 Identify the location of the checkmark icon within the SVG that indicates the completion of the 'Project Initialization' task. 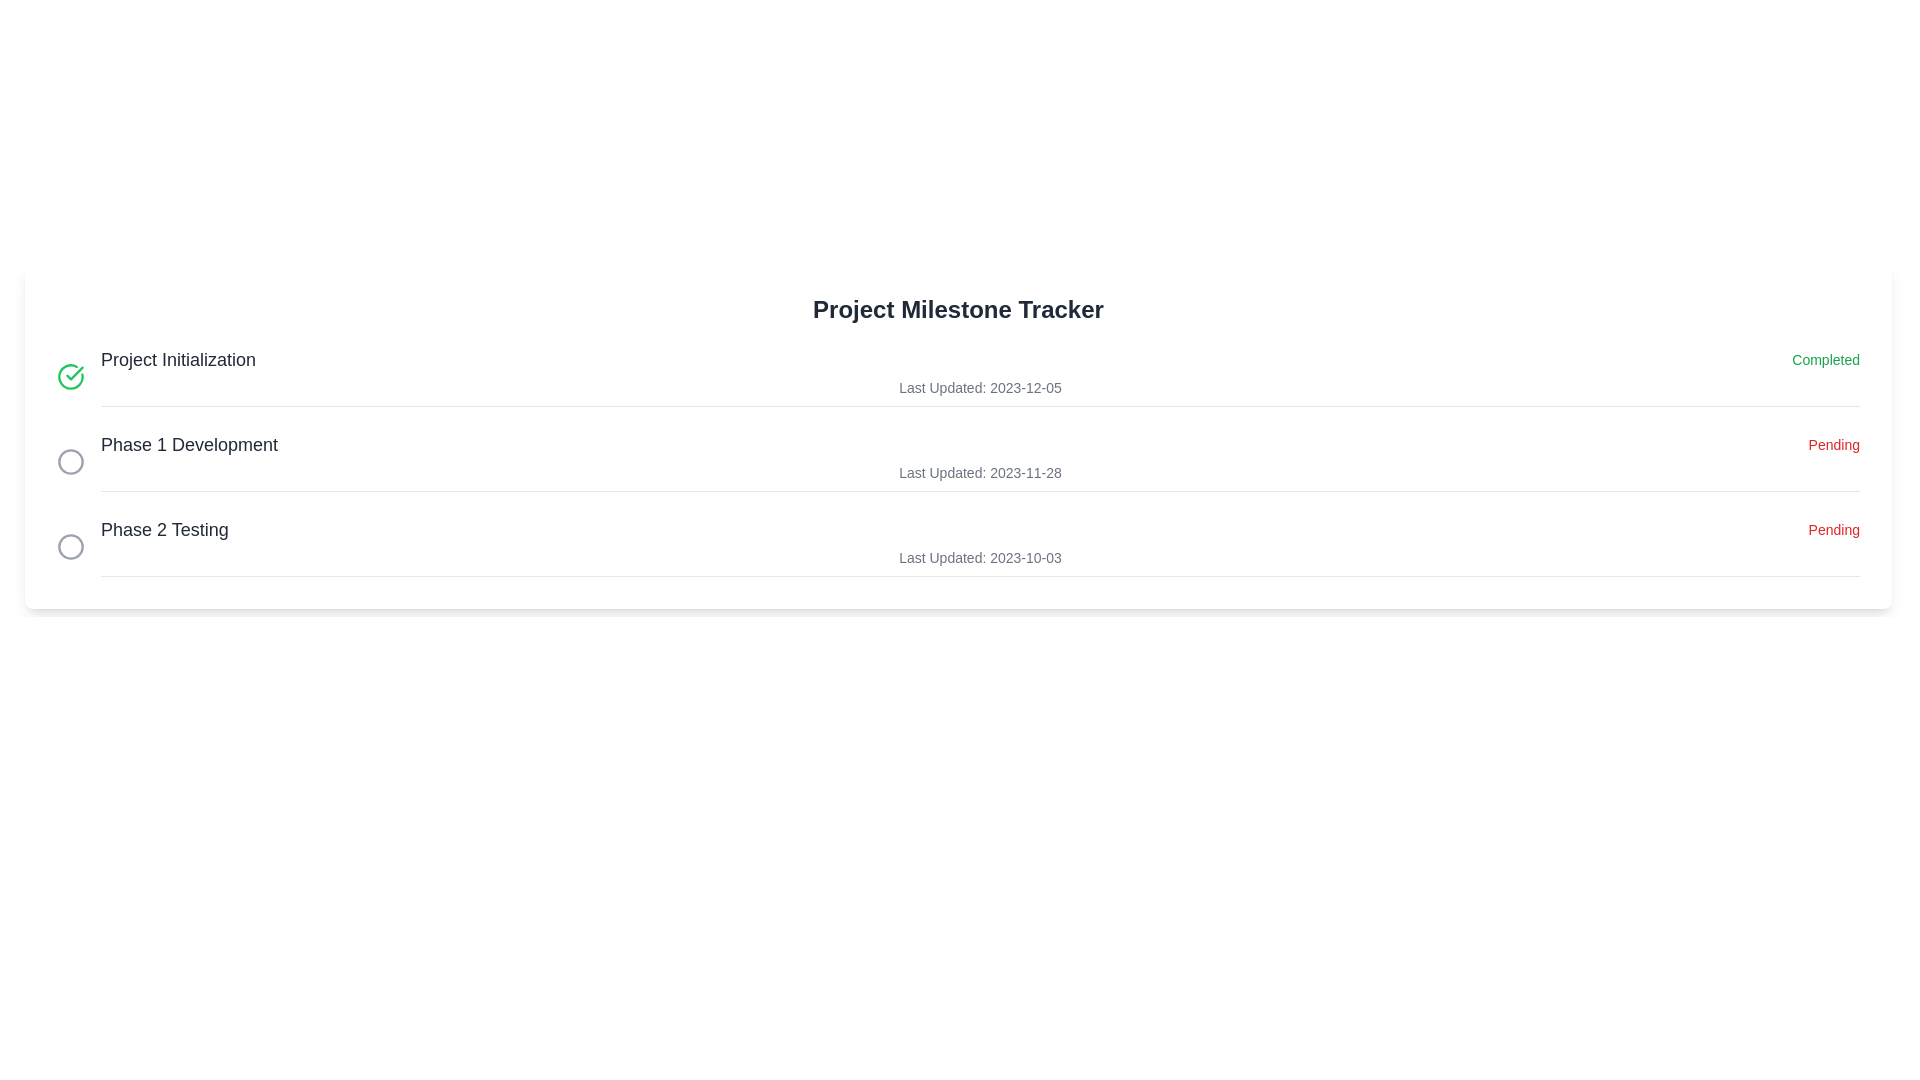
(75, 373).